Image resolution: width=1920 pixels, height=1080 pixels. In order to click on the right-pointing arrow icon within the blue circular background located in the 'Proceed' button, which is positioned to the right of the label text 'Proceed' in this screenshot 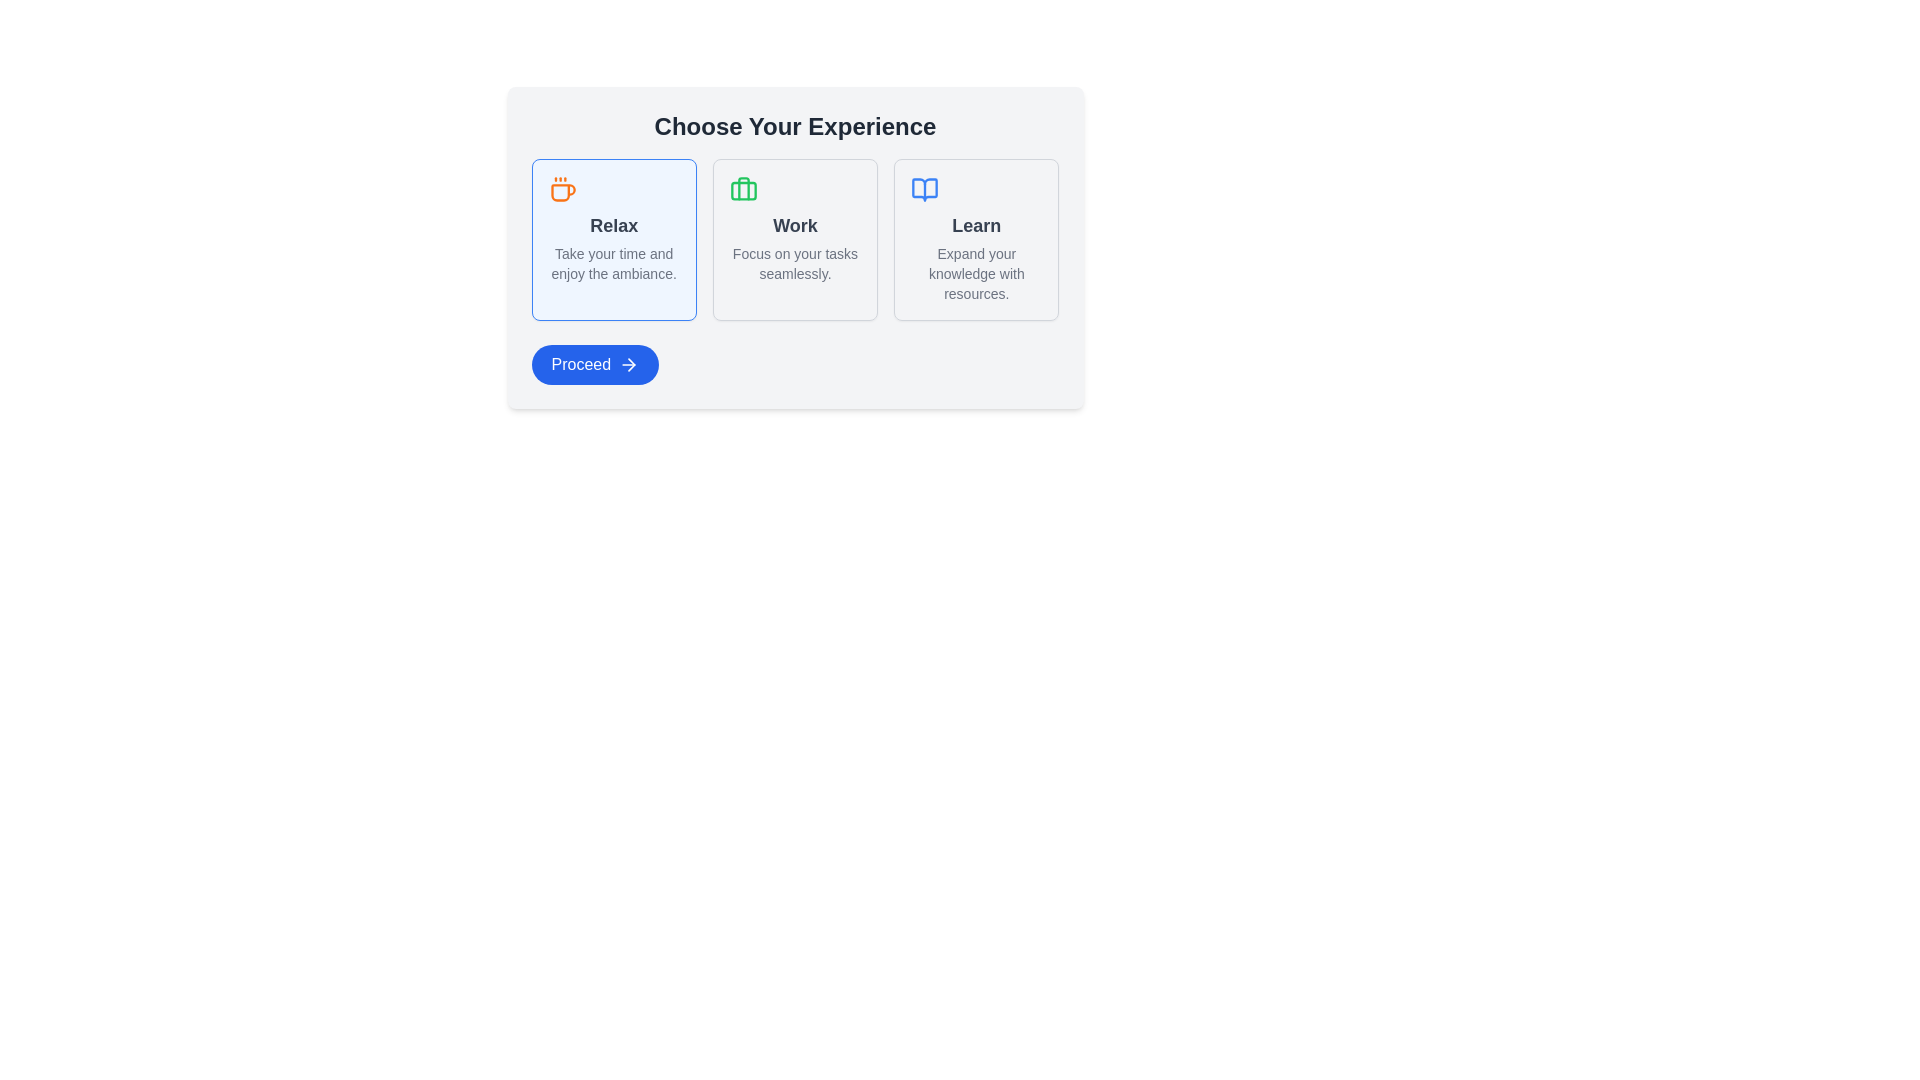, I will do `click(628, 365)`.